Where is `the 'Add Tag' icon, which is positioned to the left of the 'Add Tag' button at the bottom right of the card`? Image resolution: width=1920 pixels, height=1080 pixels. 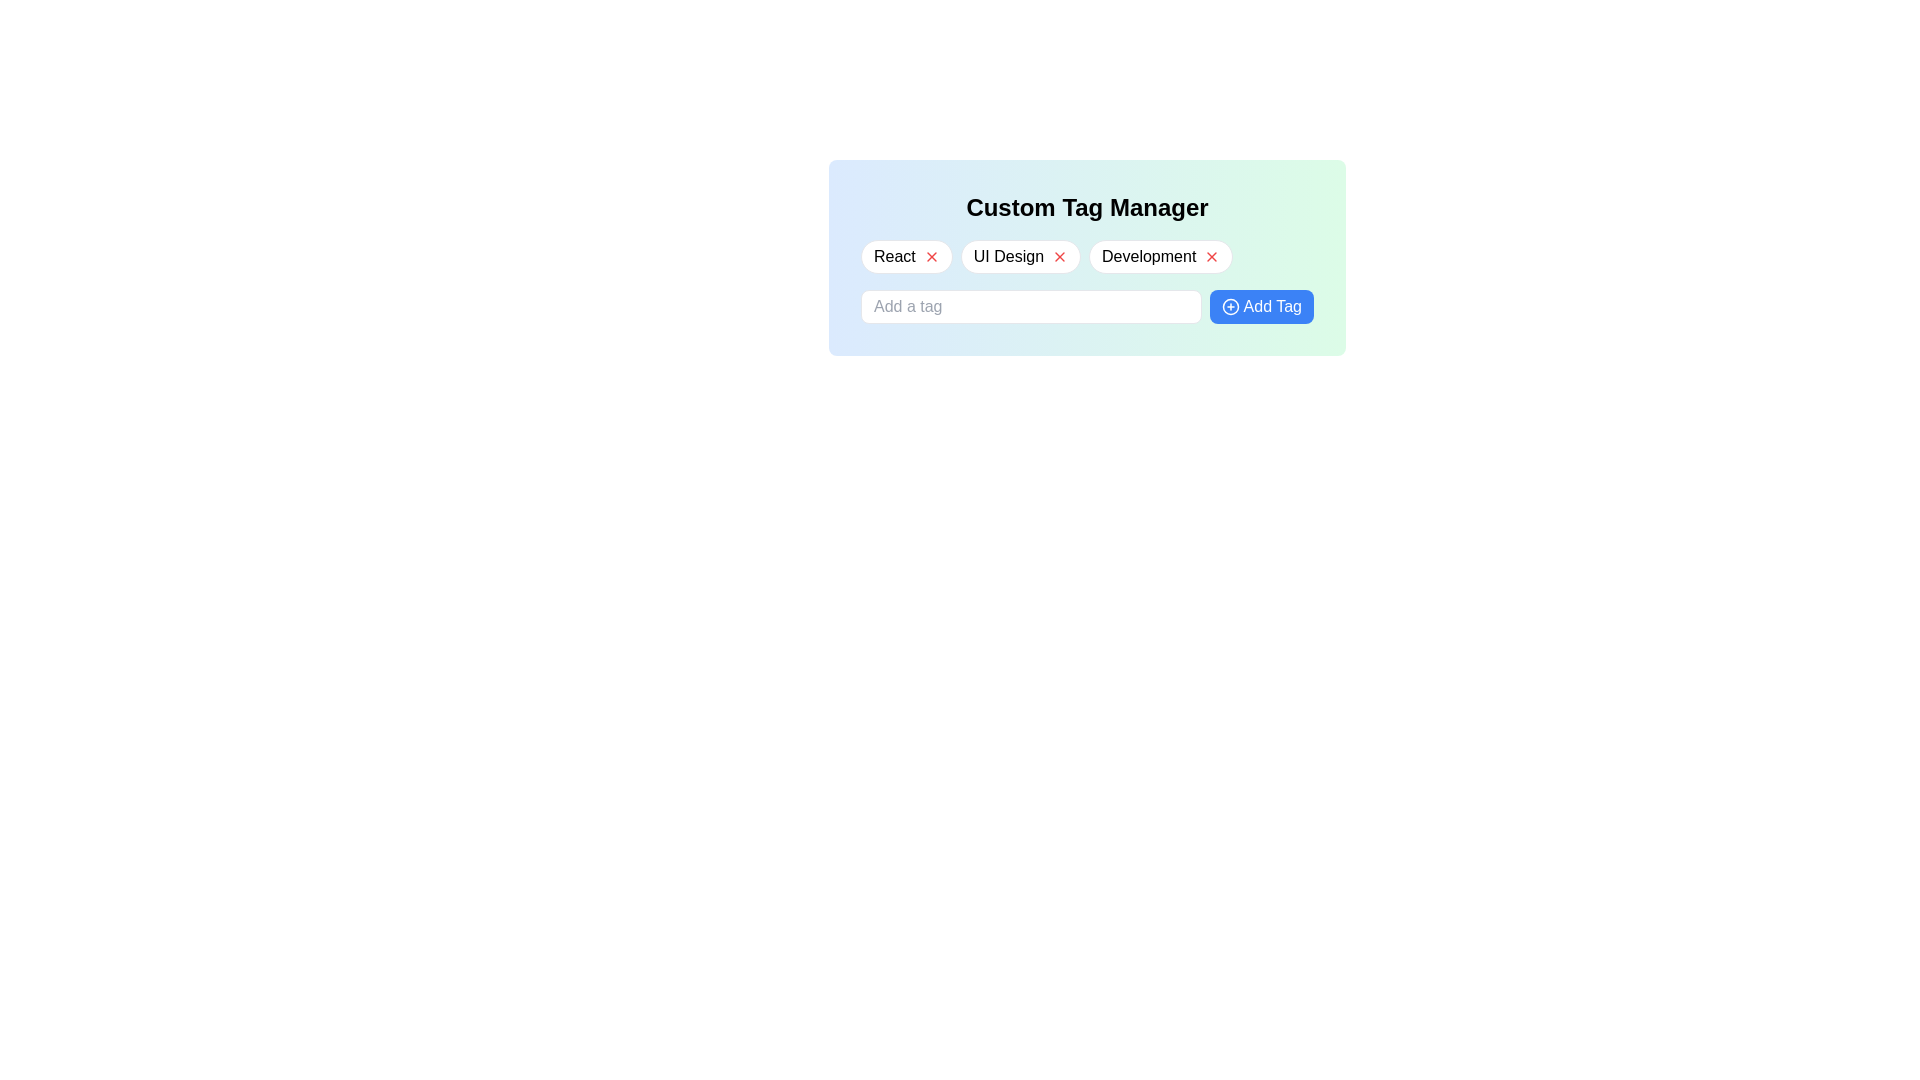 the 'Add Tag' icon, which is positioned to the left of the 'Add Tag' button at the bottom right of the card is located at coordinates (1229, 307).